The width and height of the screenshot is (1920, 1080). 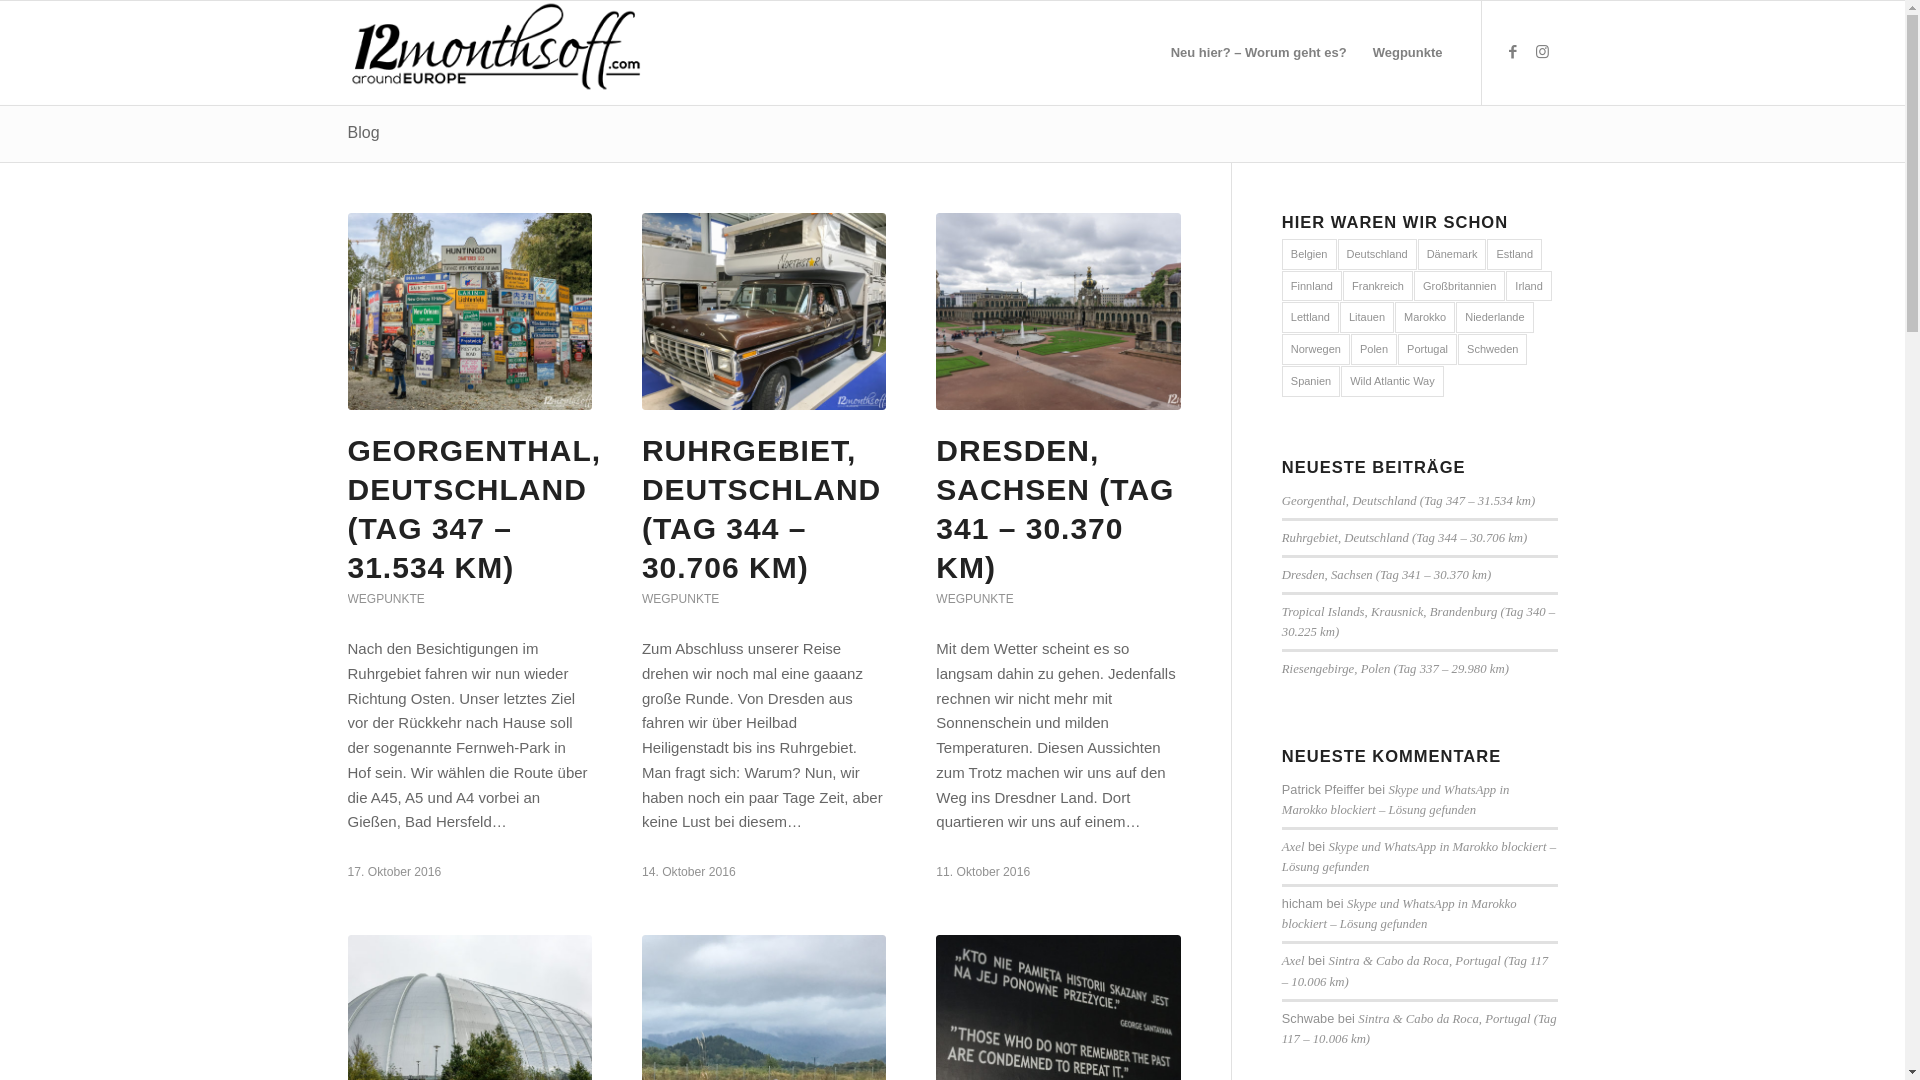 What do you see at coordinates (1359, 52) in the screenshot?
I see `'Wegpunkte'` at bounding box center [1359, 52].